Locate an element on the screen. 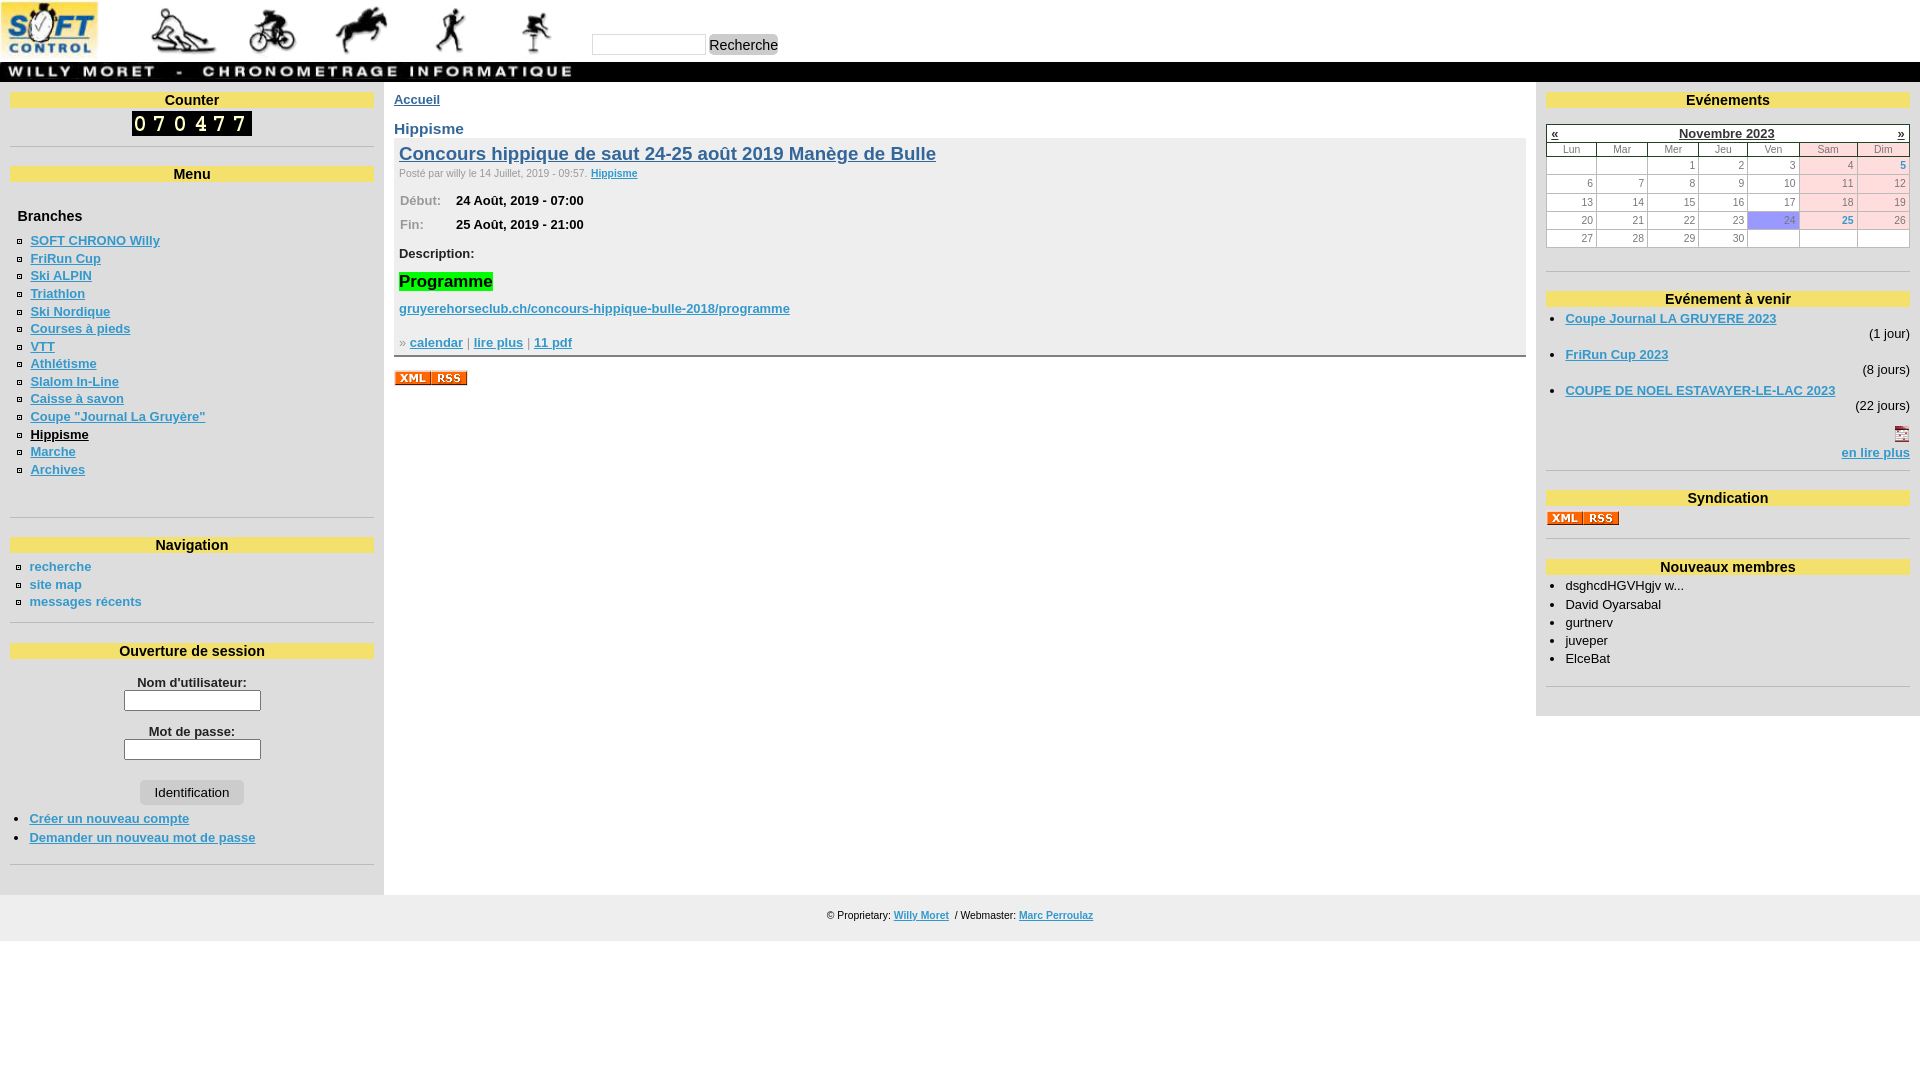 The height and width of the screenshot is (1080, 1920). 'Archives' is located at coordinates (57, 469).